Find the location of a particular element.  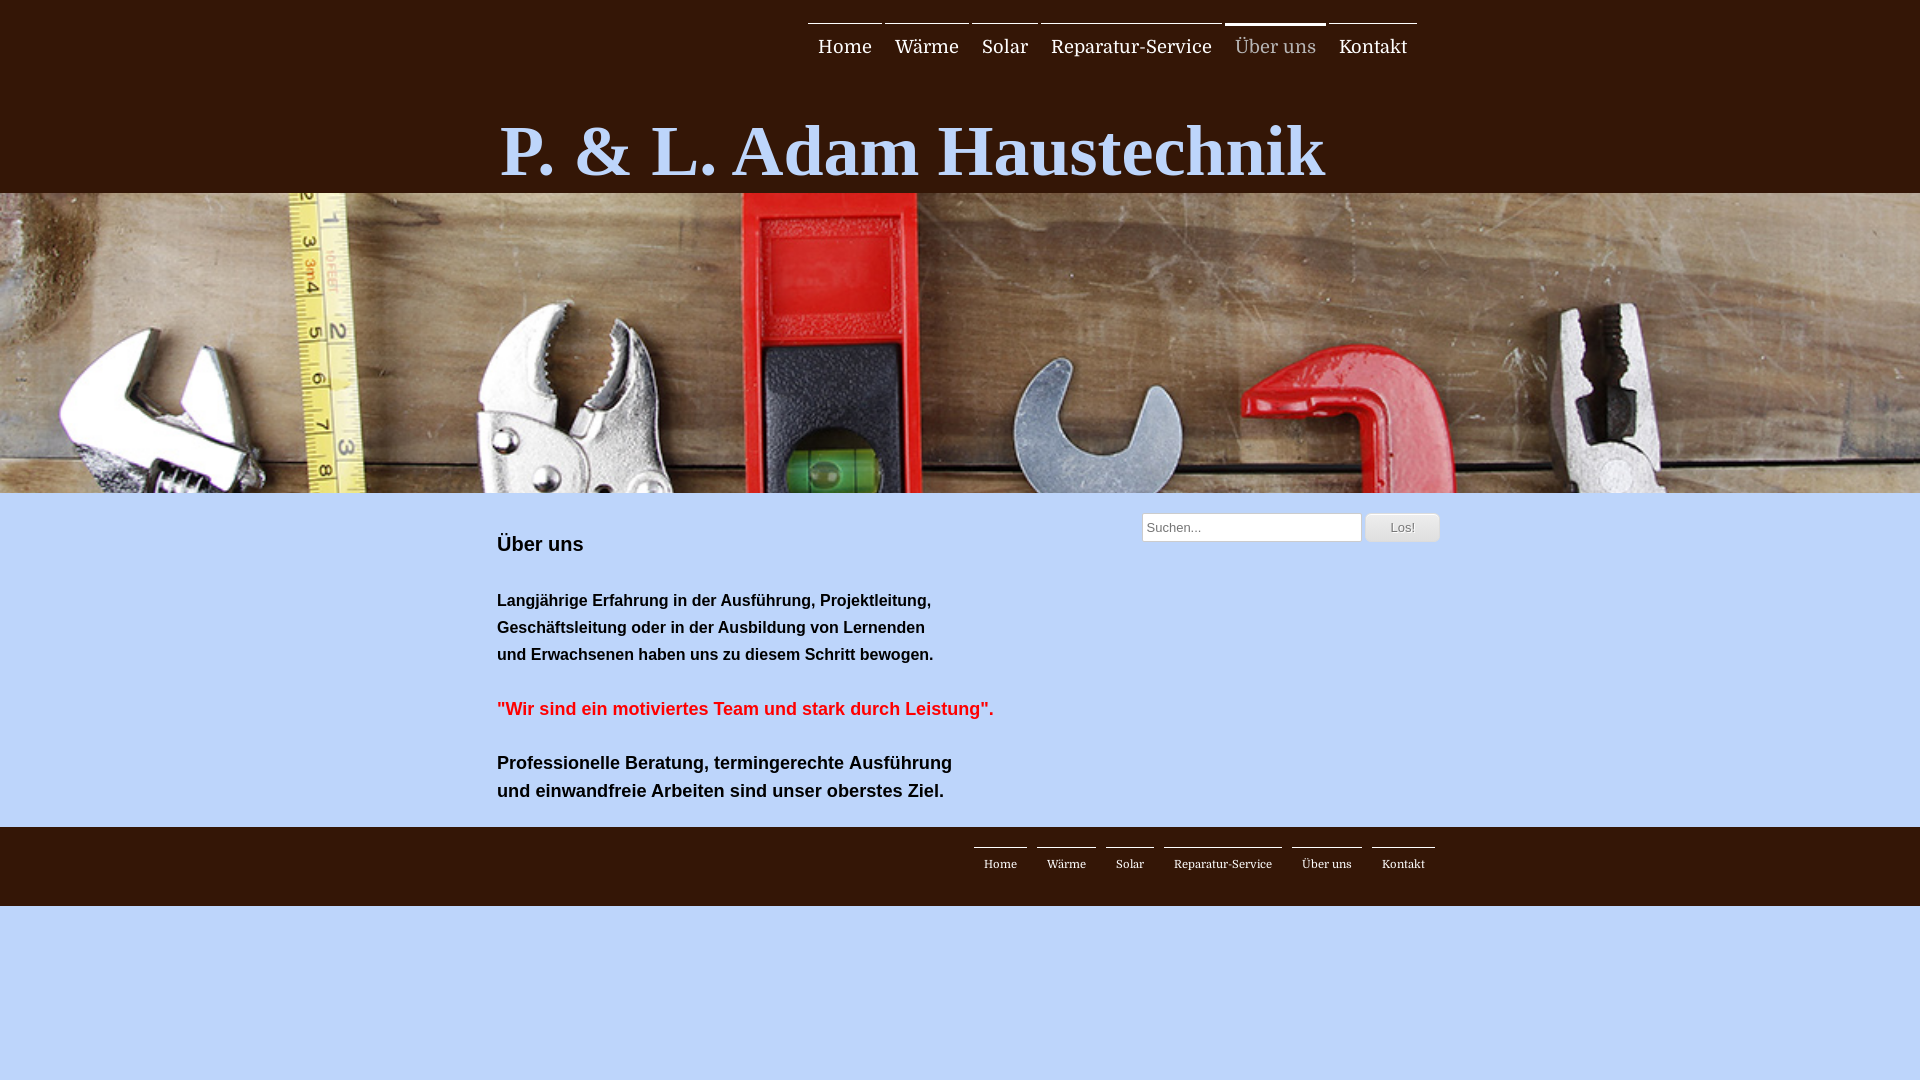

'Home' is located at coordinates (1000, 863).